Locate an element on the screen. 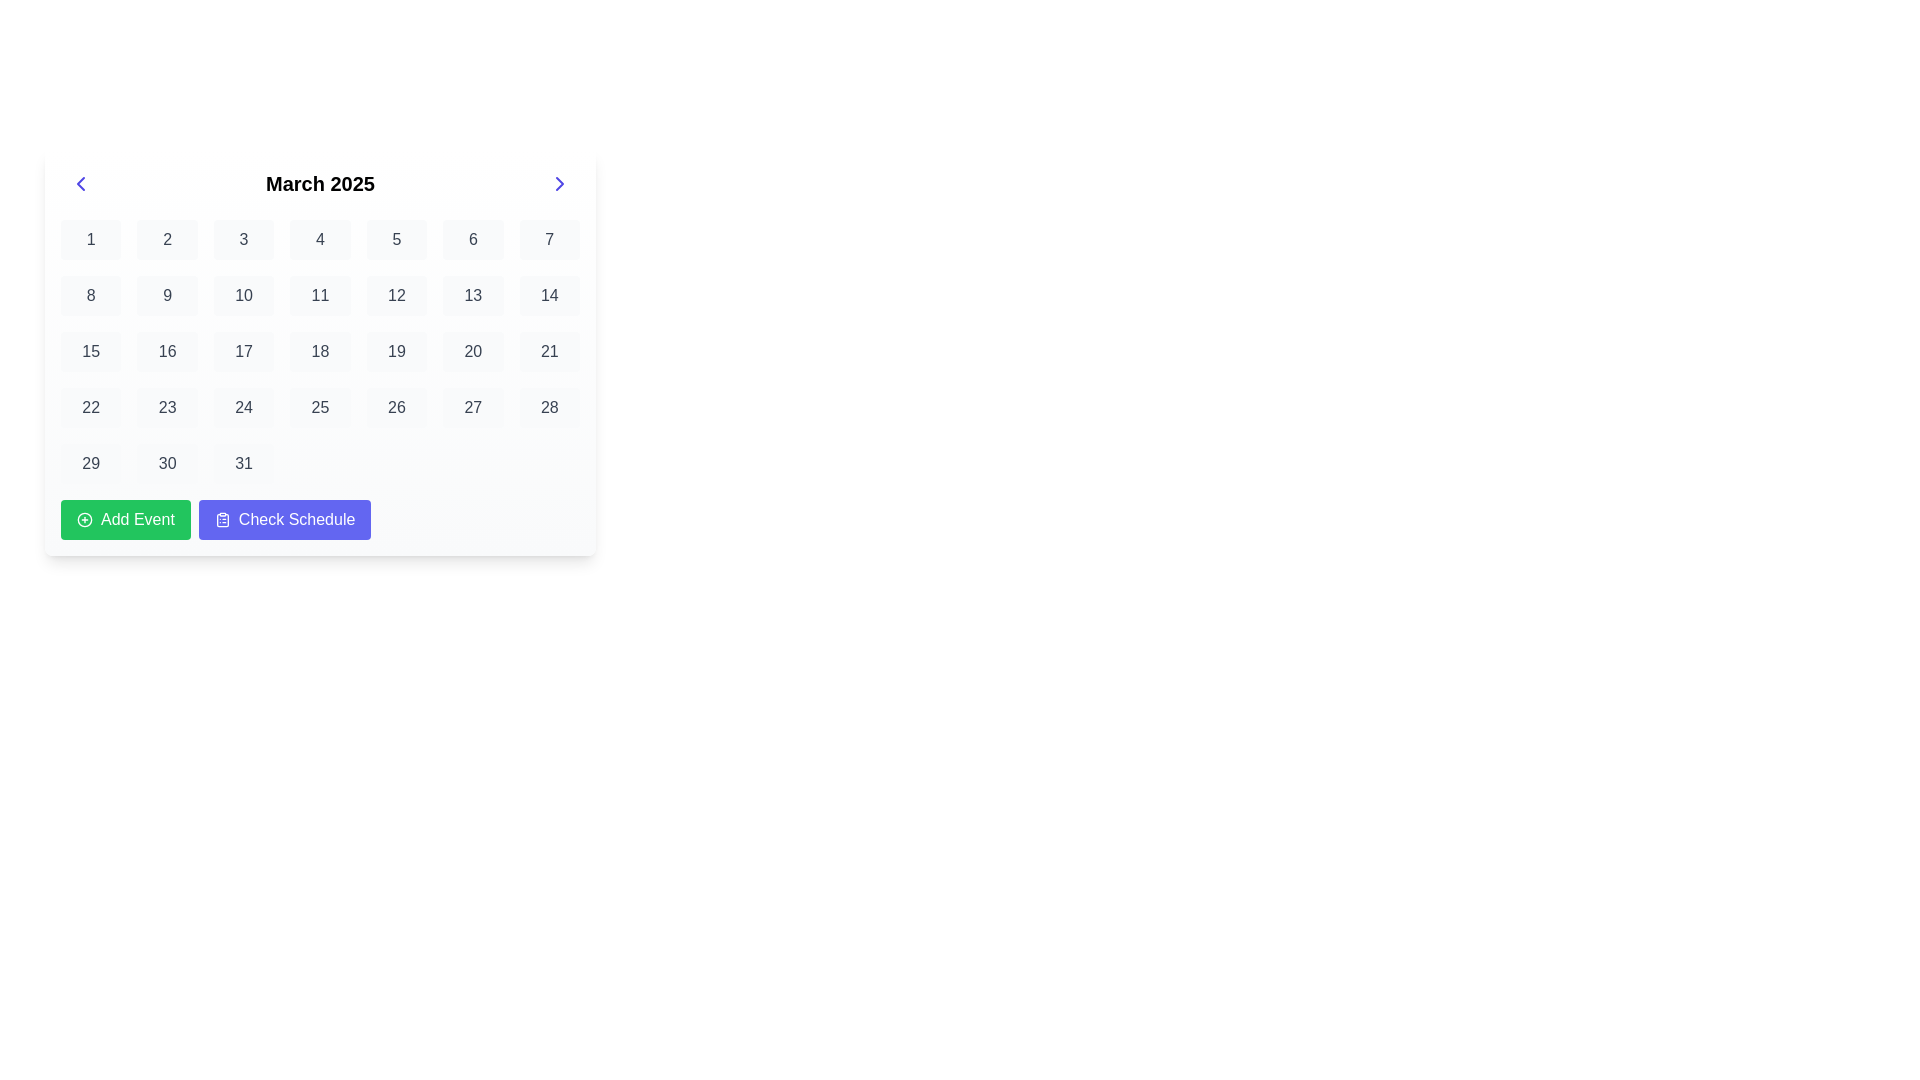 This screenshot has height=1080, width=1920. the left-pointing indigo chevron button is located at coordinates (80, 184).